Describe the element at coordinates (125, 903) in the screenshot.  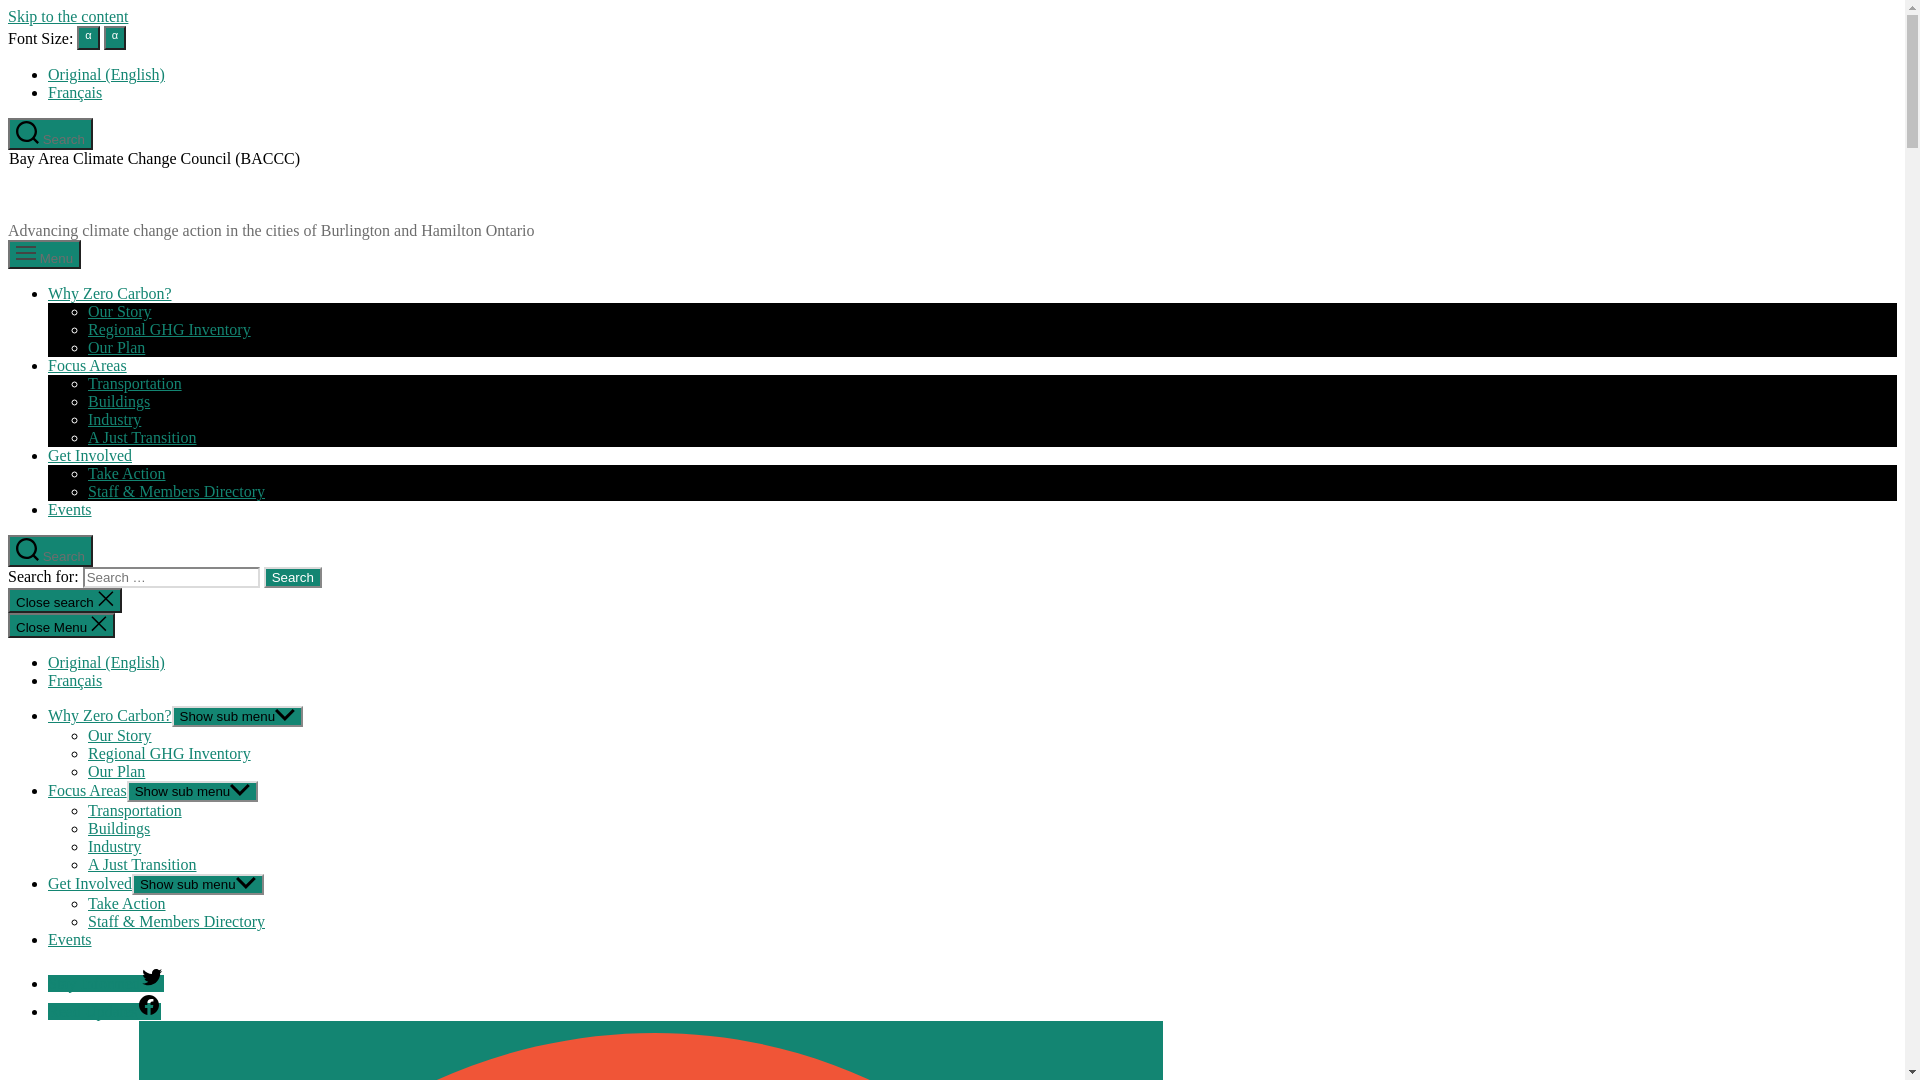
I see `'Take Action'` at that location.